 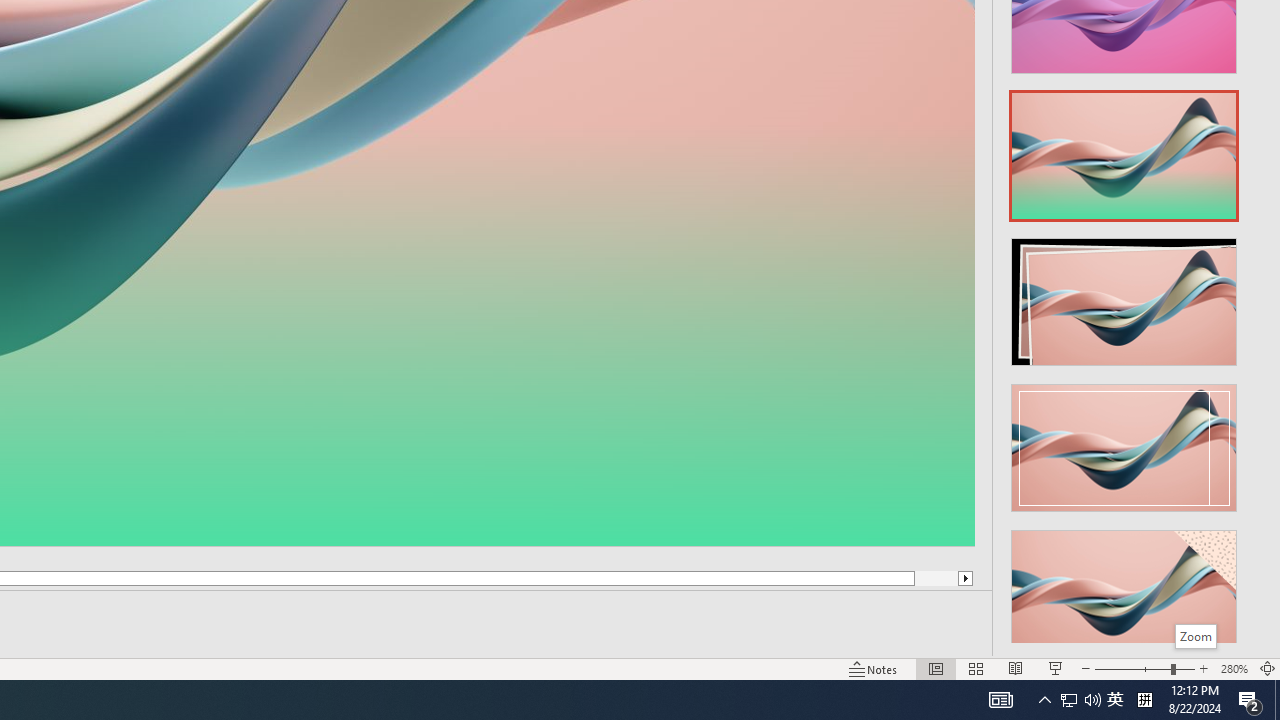 What do you see at coordinates (1233, 669) in the screenshot?
I see `'Zoom 280%'` at bounding box center [1233, 669].